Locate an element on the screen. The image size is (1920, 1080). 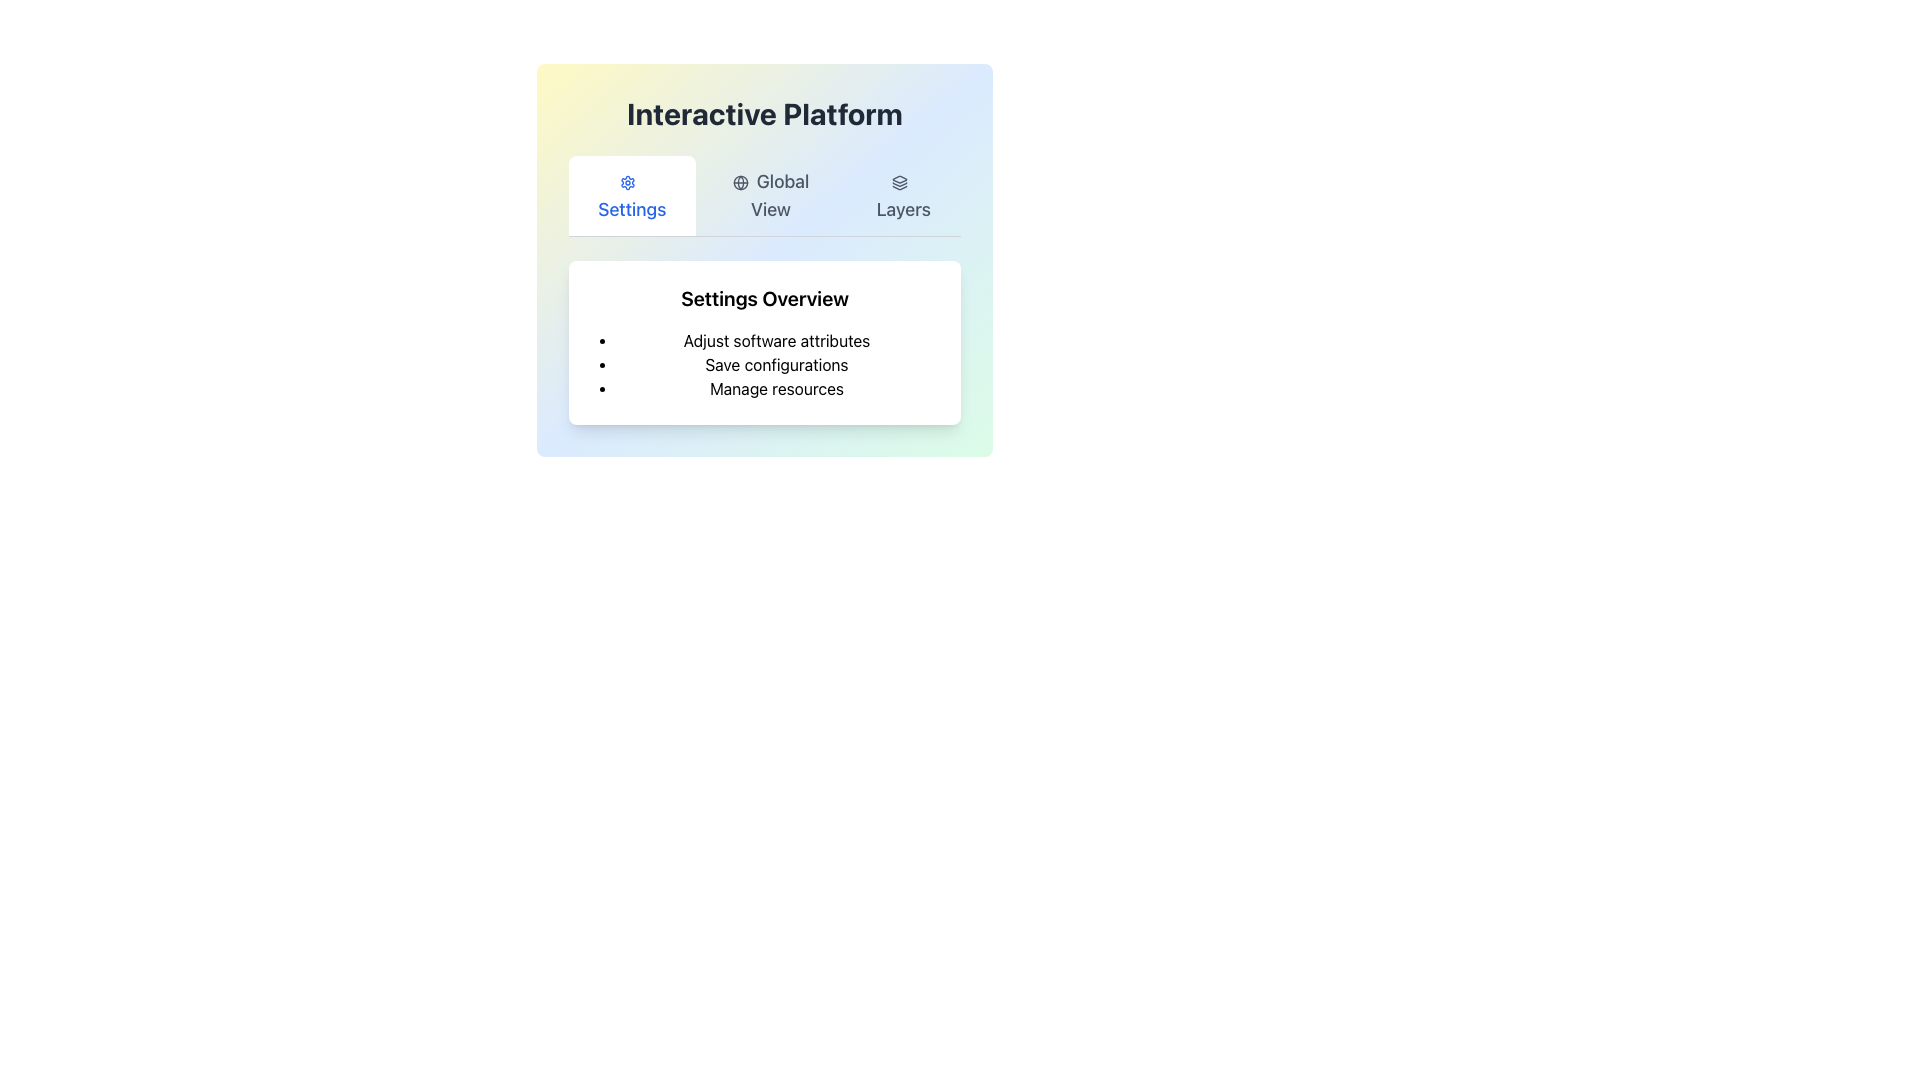
the settings icon located to the left of the 'Settings' text within the 'Settings' tab is located at coordinates (627, 183).